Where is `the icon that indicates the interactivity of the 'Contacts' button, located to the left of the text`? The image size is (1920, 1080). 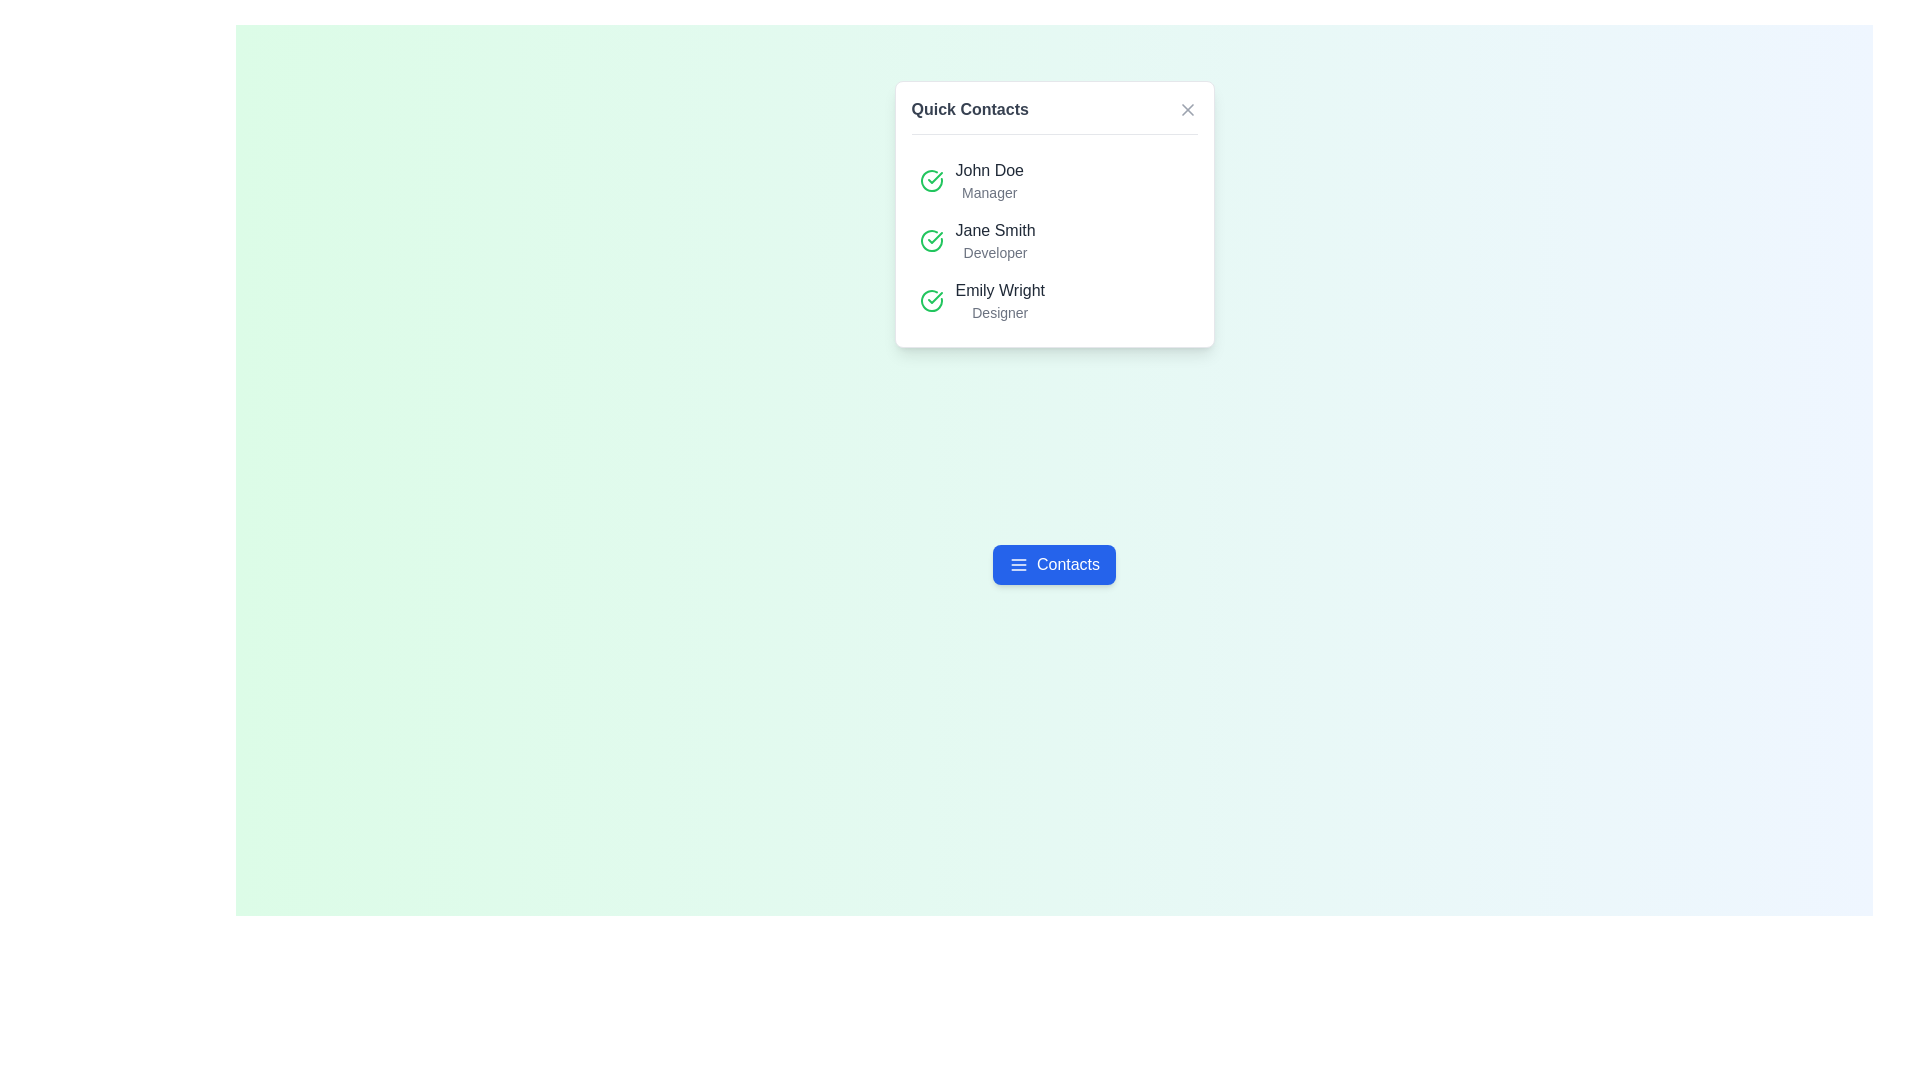
the icon that indicates the interactivity of the 'Contacts' button, located to the left of the text is located at coordinates (1018, 564).